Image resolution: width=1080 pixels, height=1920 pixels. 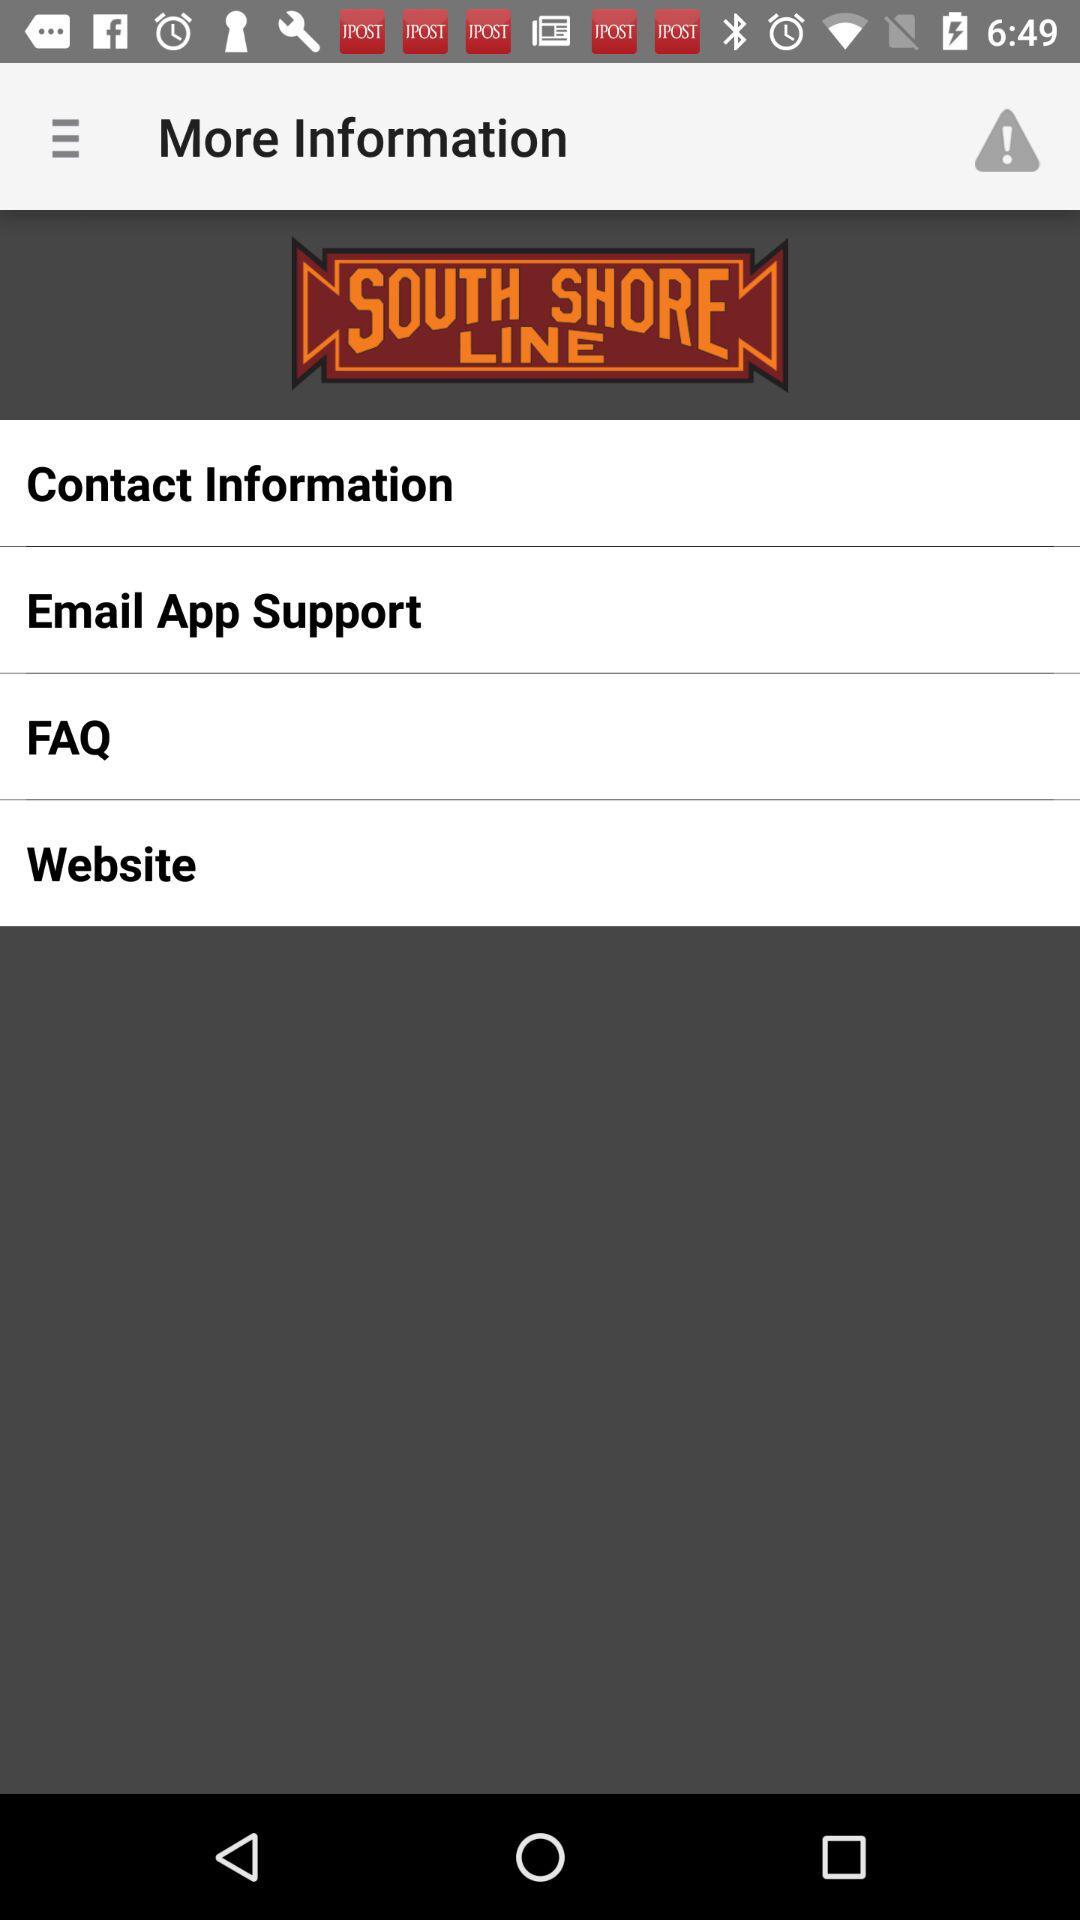 I want to click on the icon above the faq icon, so click(x=507, y=608).